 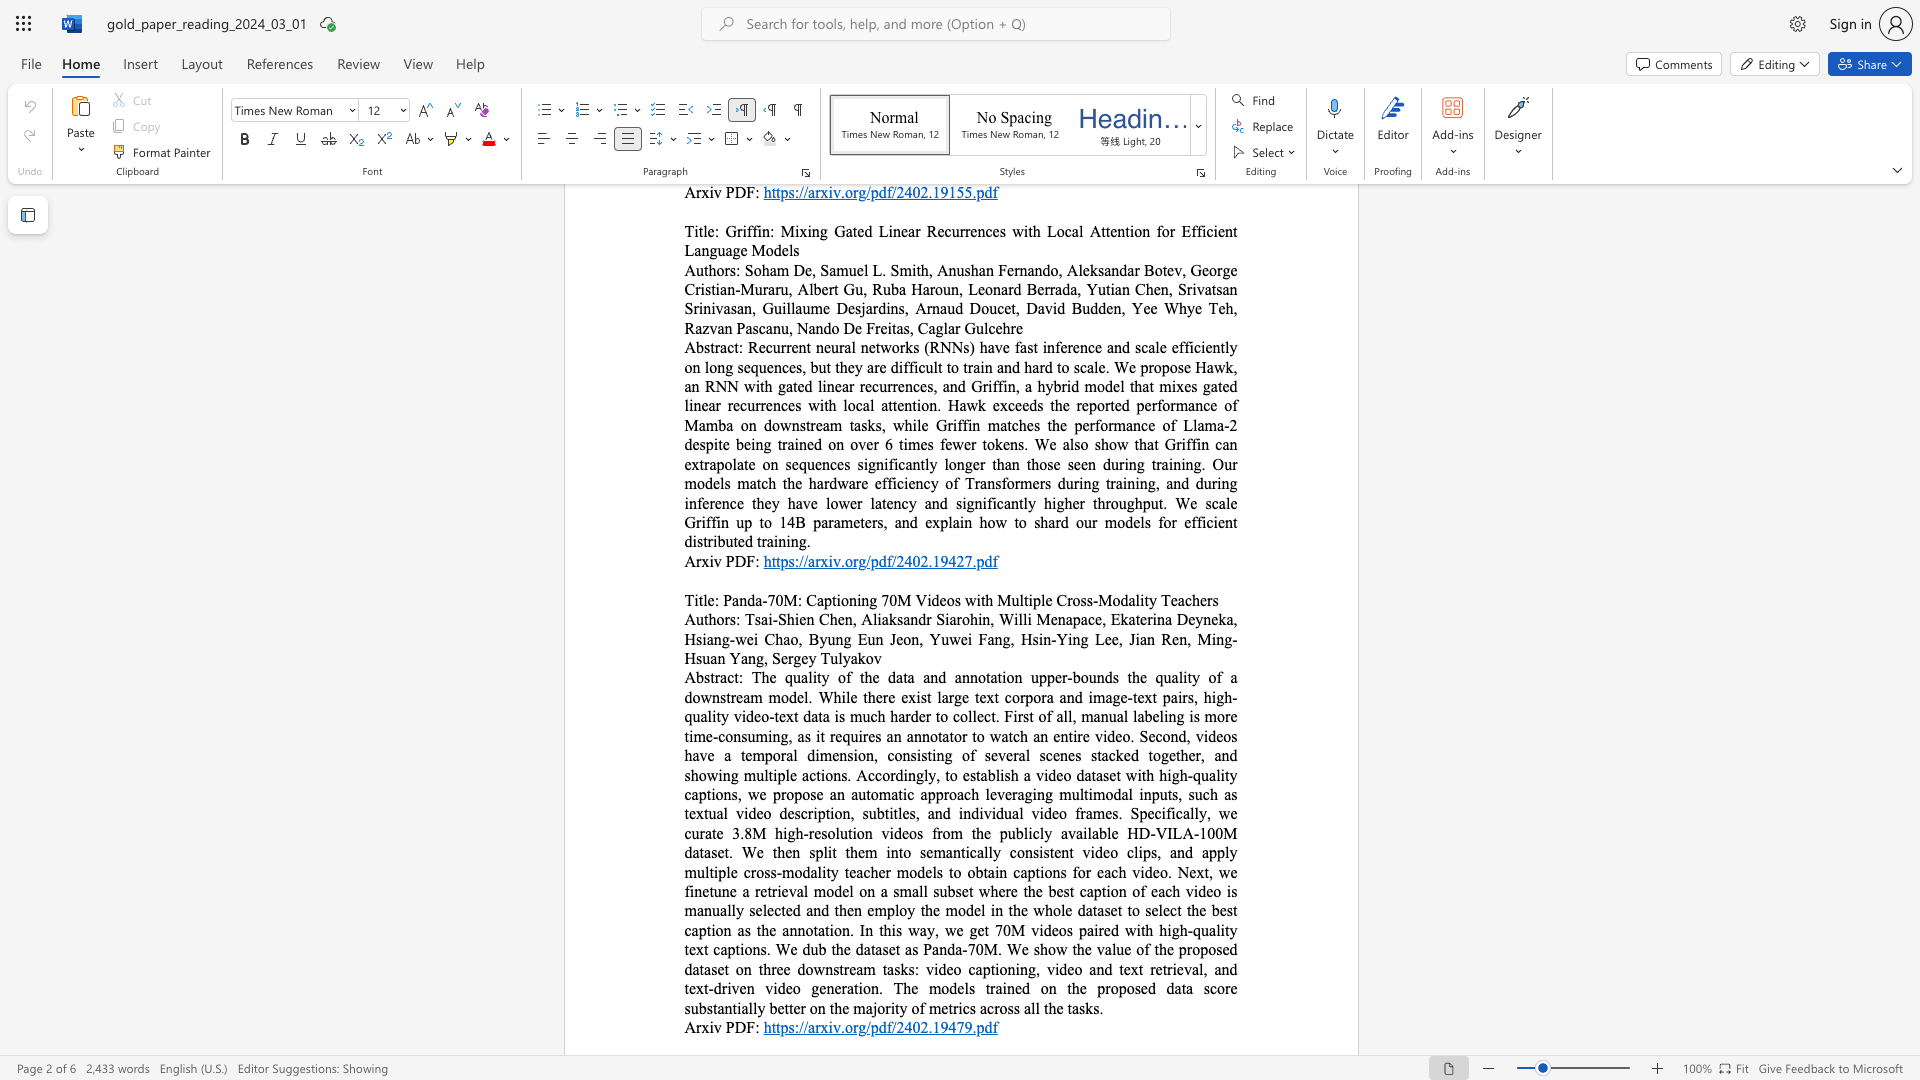 What do you see at coordinates (751, 948) in the screenshot?
I see `the subset text "ns. We dub the dataset as Panda-70M. We show the value of the proposed dataset on three downstream tasks: video captioning, video and text retrieval, and" within the text "this way, we get 70M videos paired with high-quality text captions. We dub the dataset as Panda-70M. We show the value of the proposed dataset on three downstream tasks: video captioning, video and text retrieval, and text-driven video generation. The models trained on the proposed data score substantially better on the majority of metrics across all the tasks."` at bounding box center [751, 948].